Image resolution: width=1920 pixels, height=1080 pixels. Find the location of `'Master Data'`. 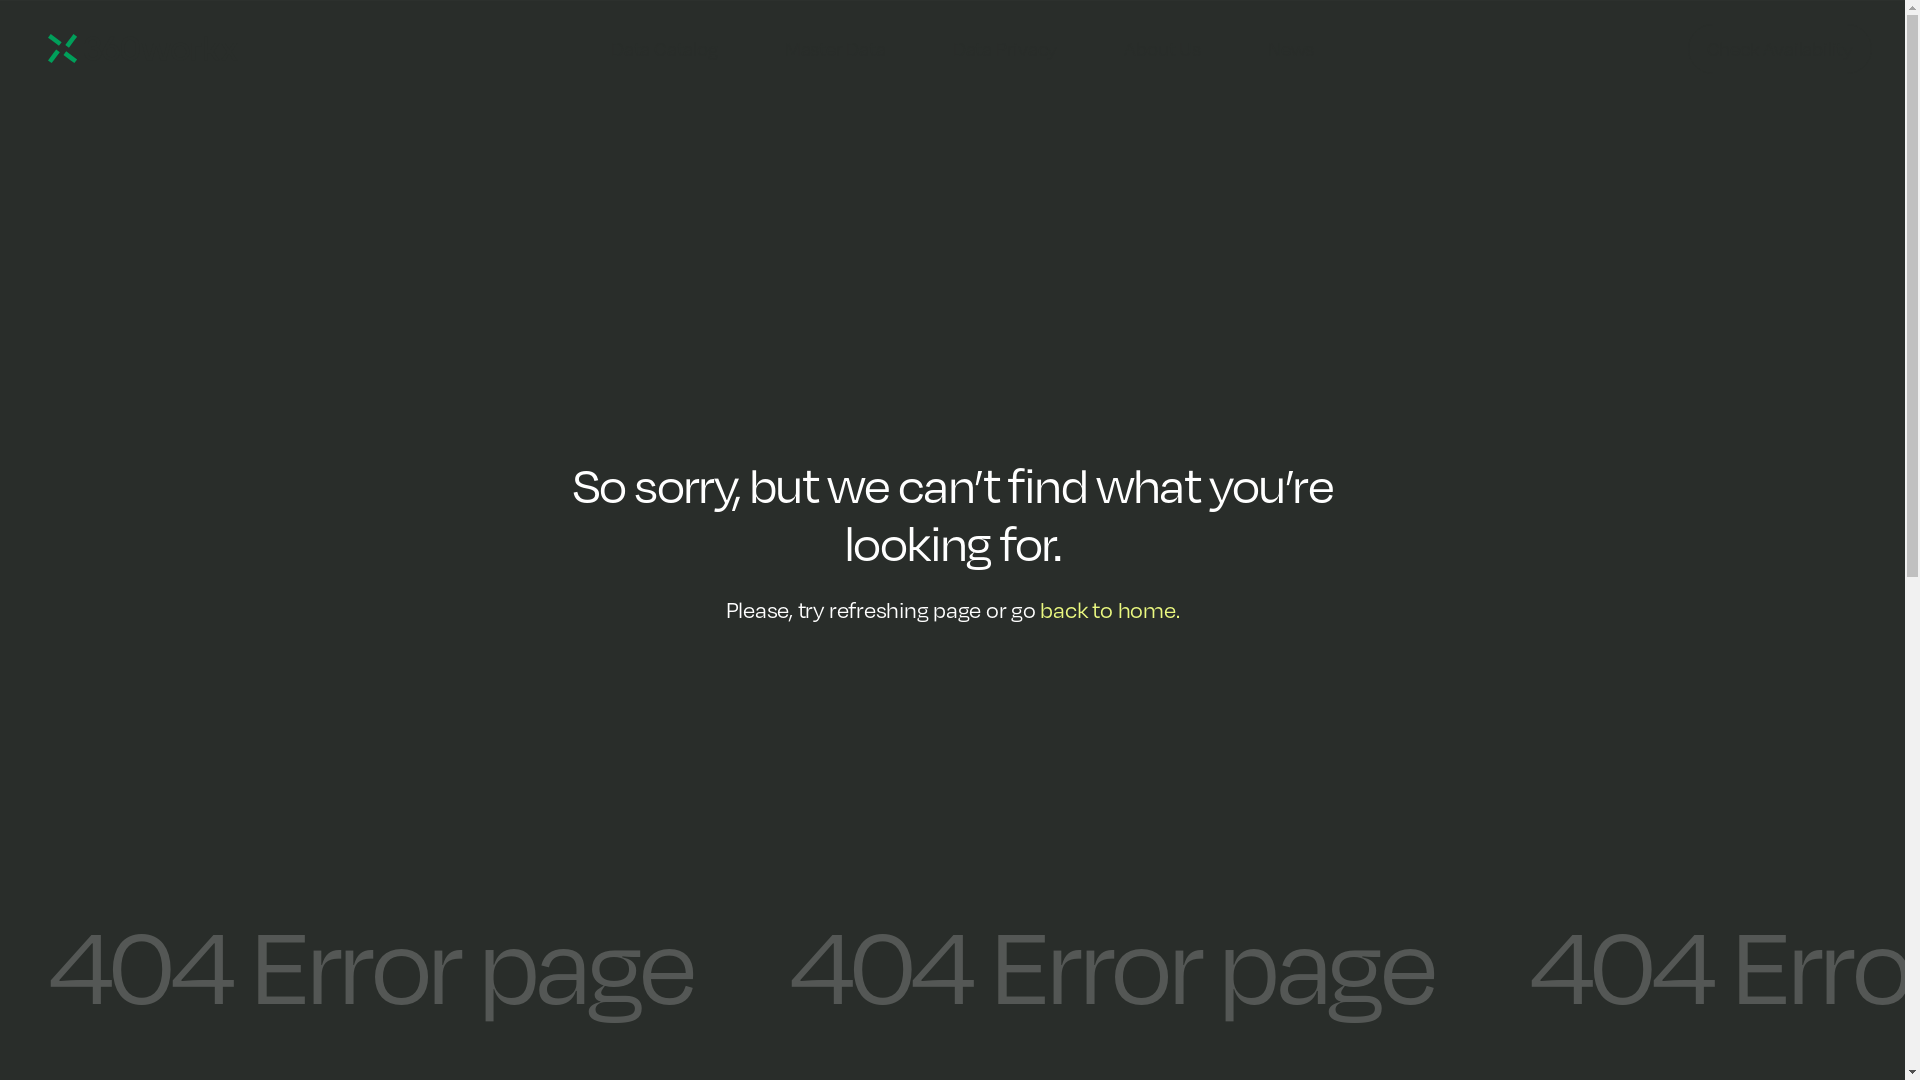

'Master Data' is located at coordinates (835, 48).